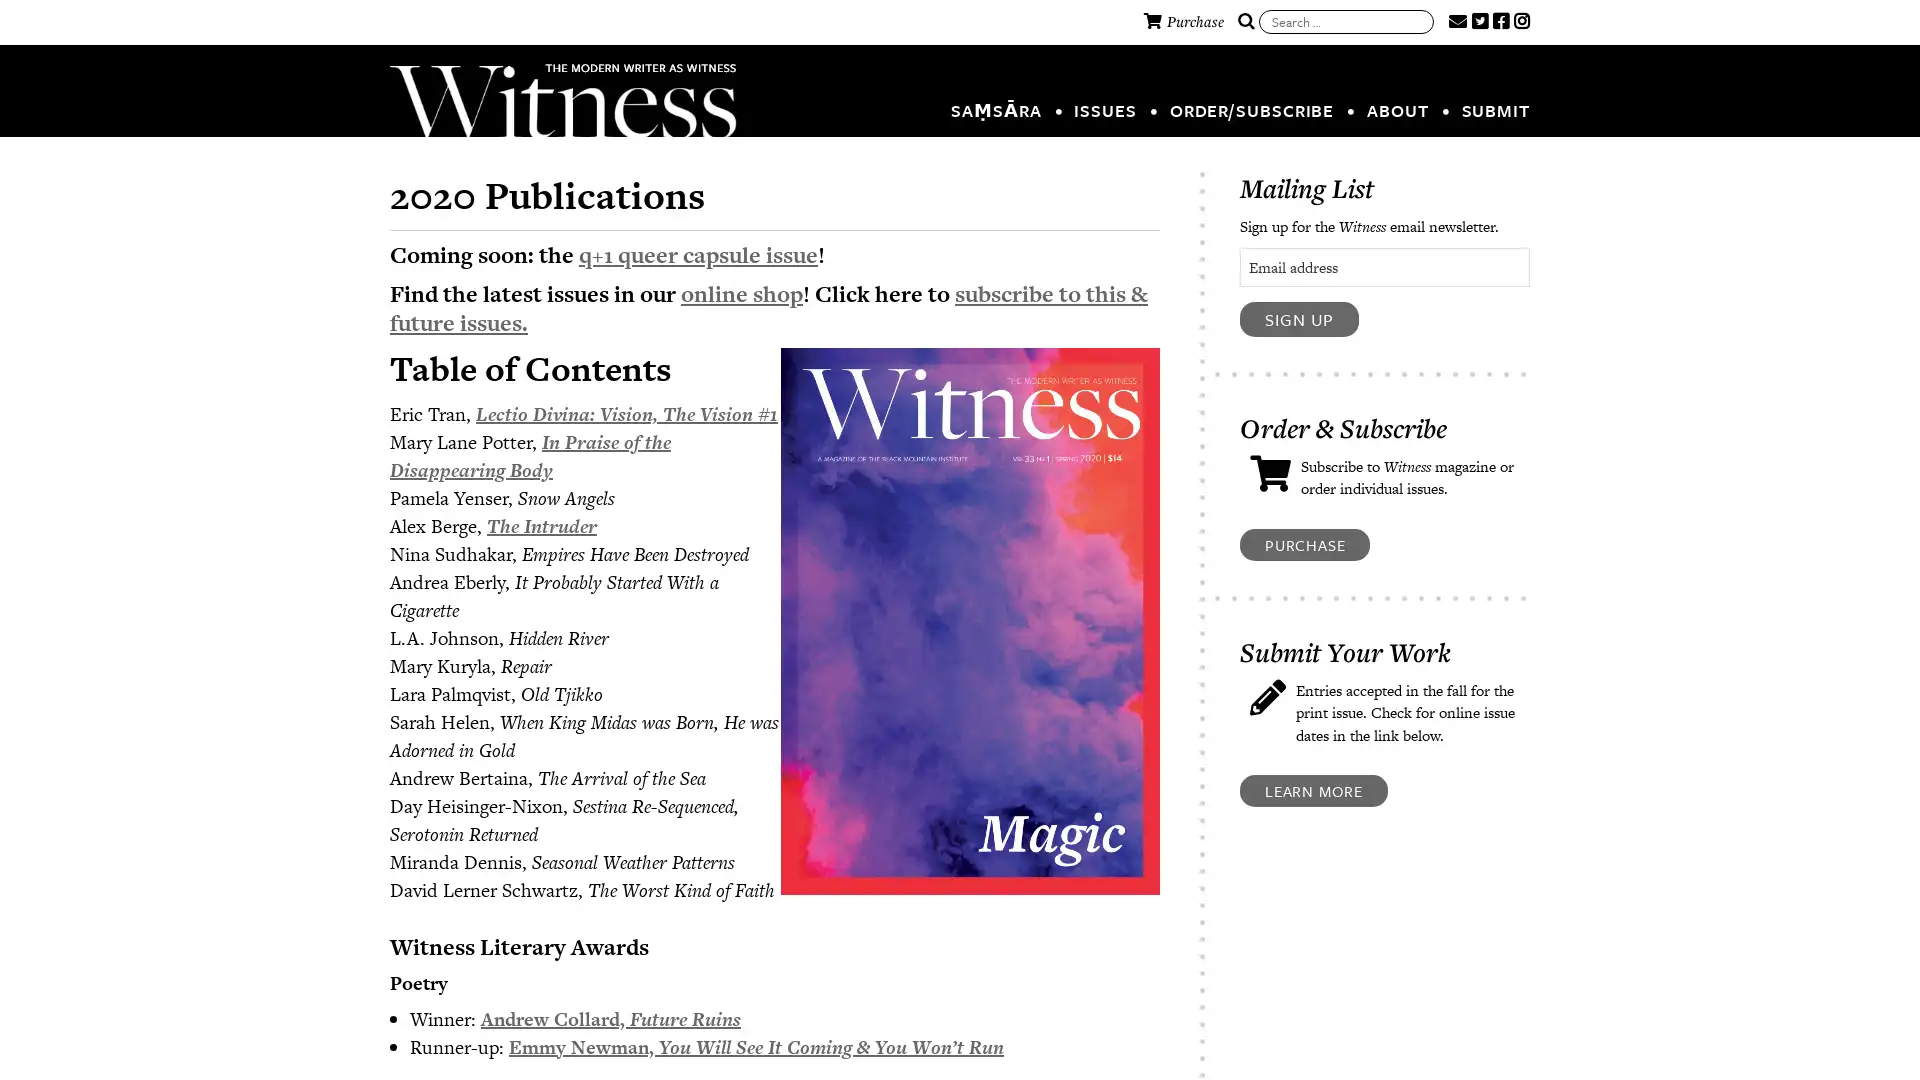  Describe the element at coordinates (1299, 318) in the screenshot. I see `Sign Up` at that location.